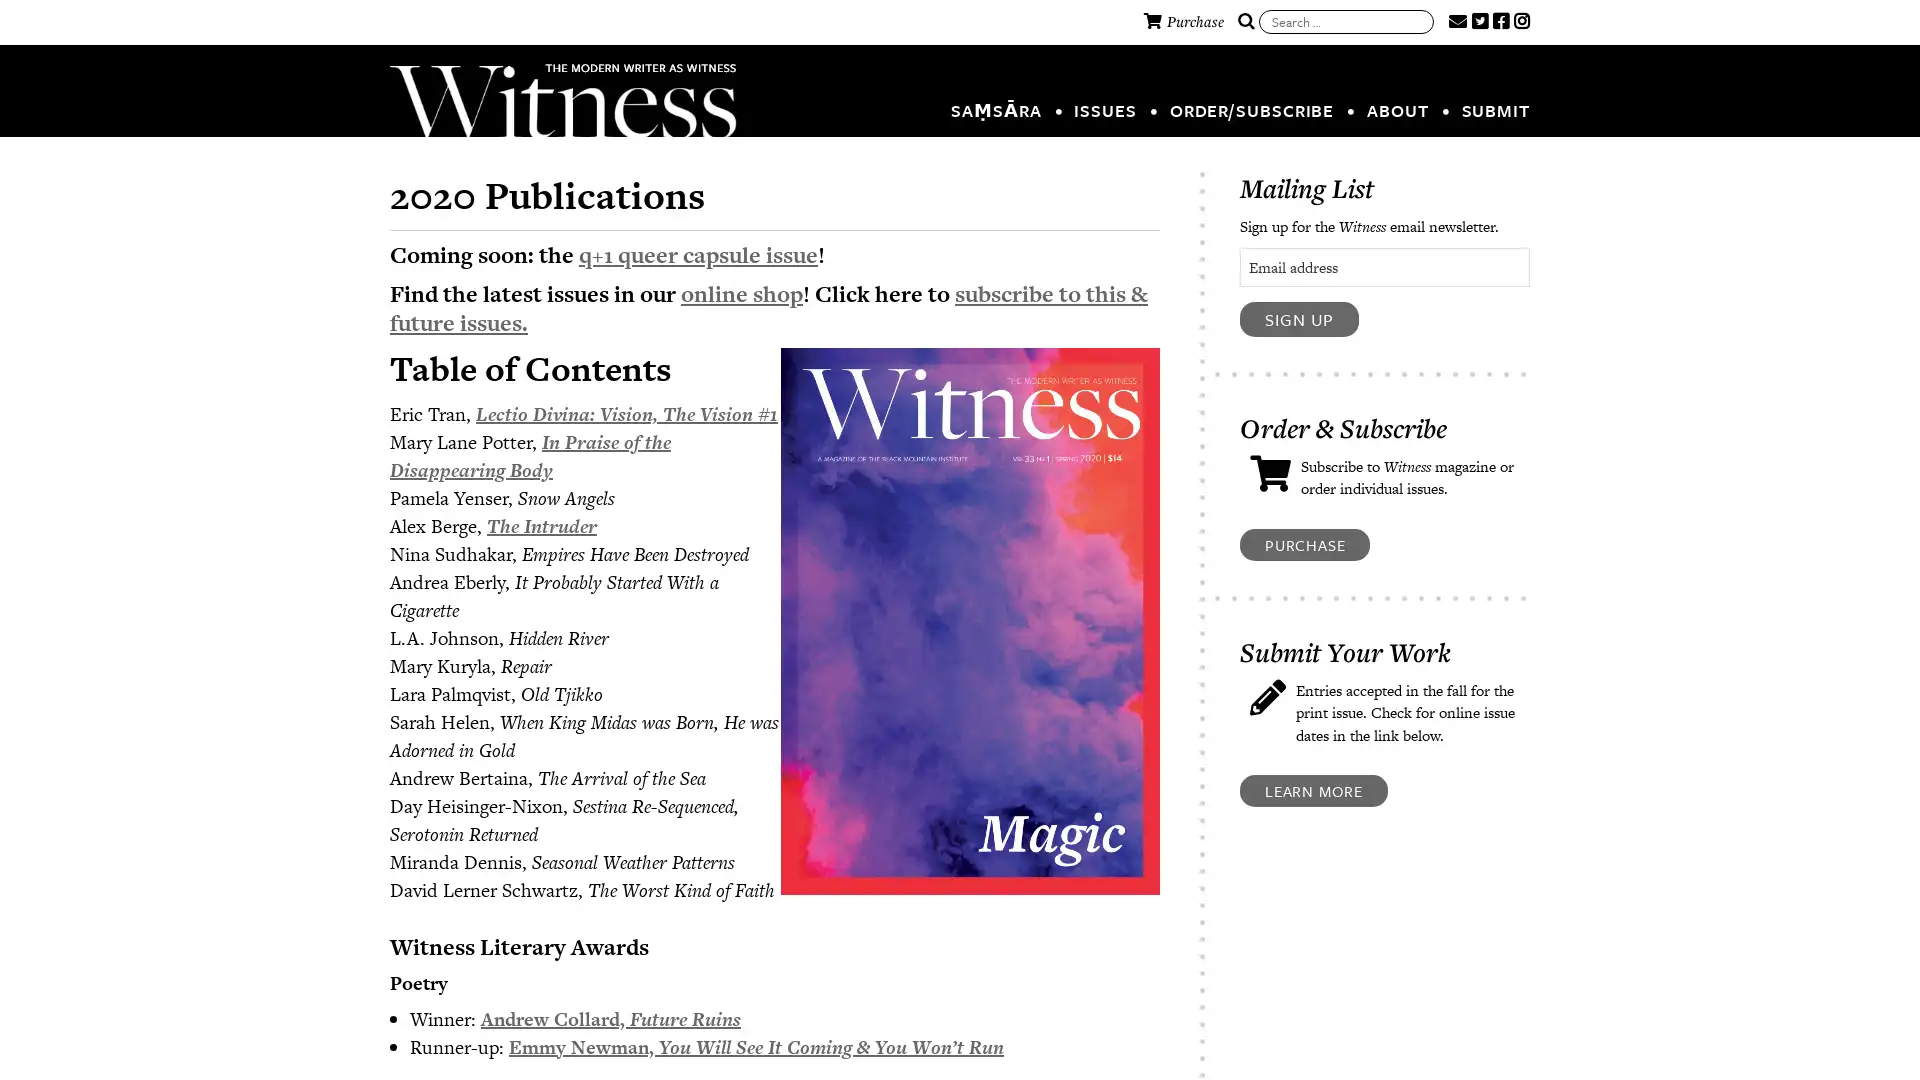  Describe the element at coordinates (1299, 318) in the screenshot. I see `Sign Up` at that location.